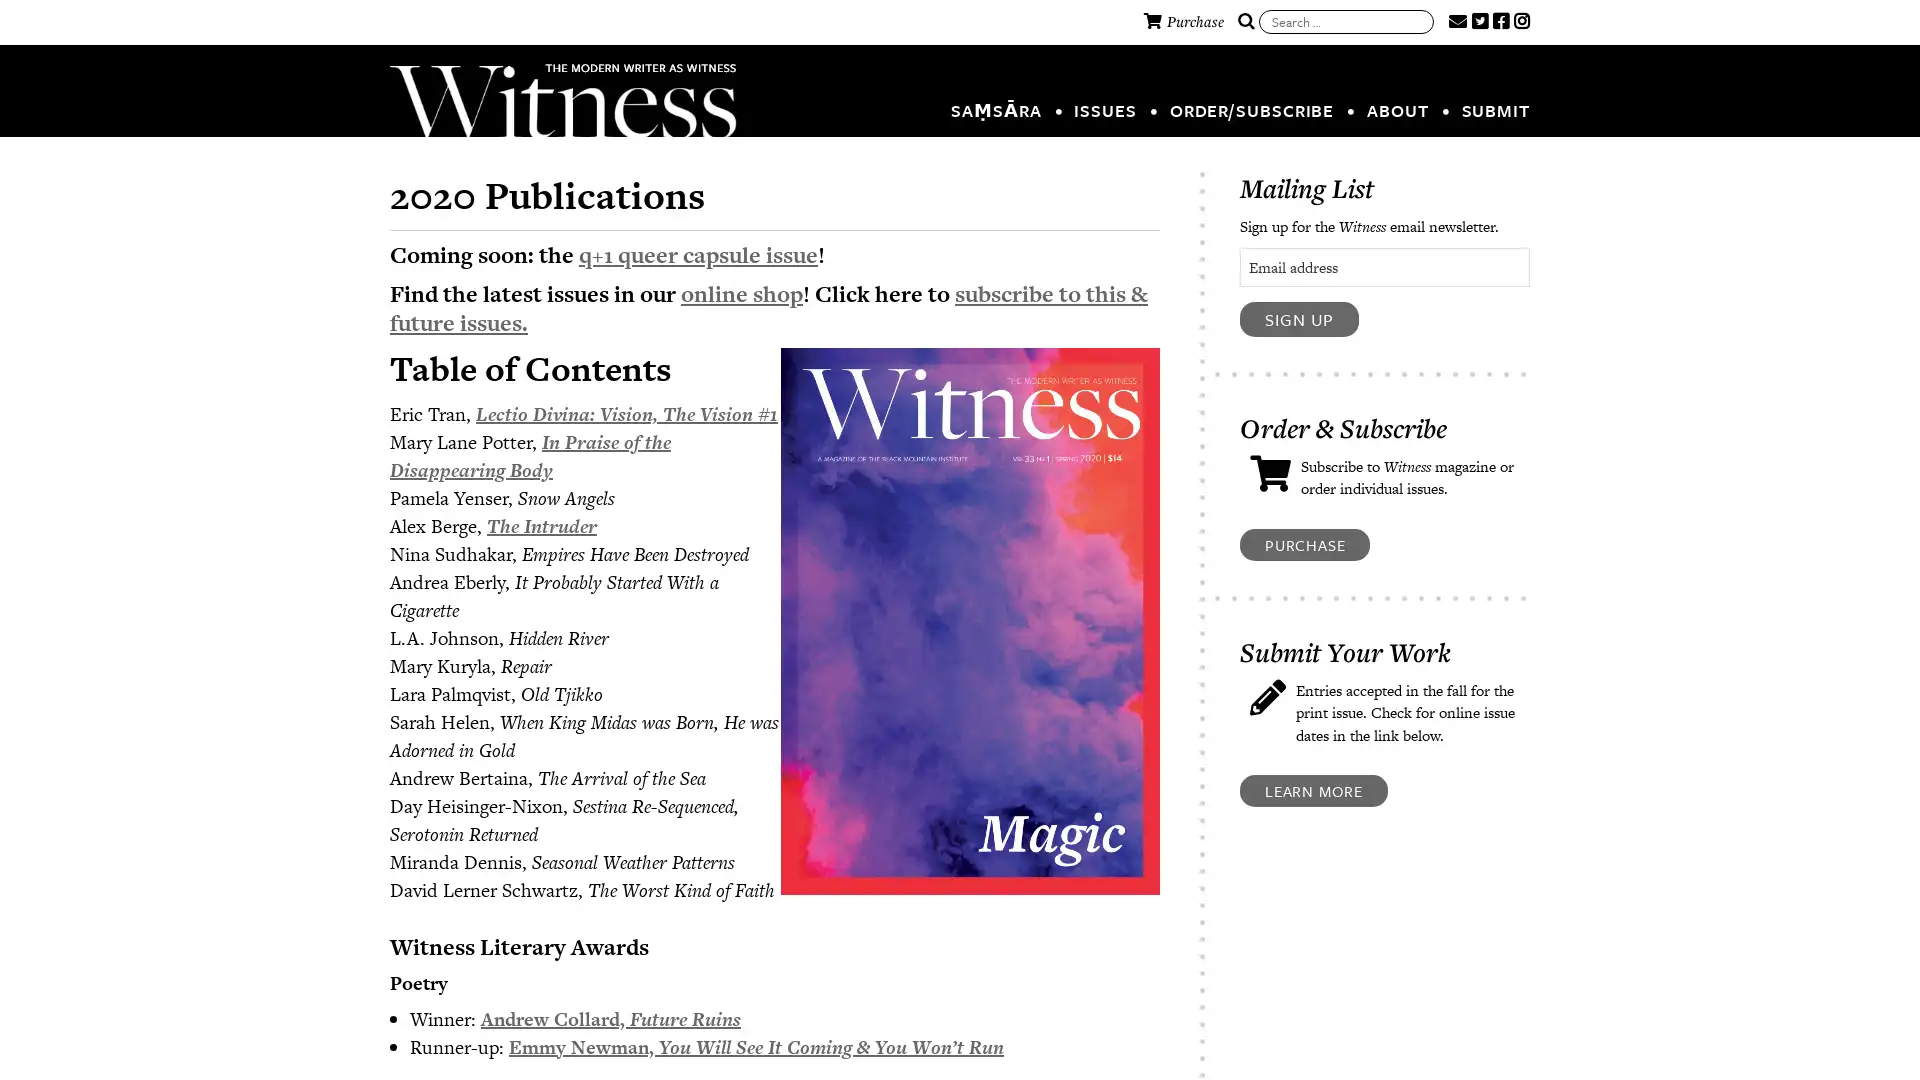  Describe the element at coordinates (1299, 318) in the screenshot. I see `Sign Up` at that location.